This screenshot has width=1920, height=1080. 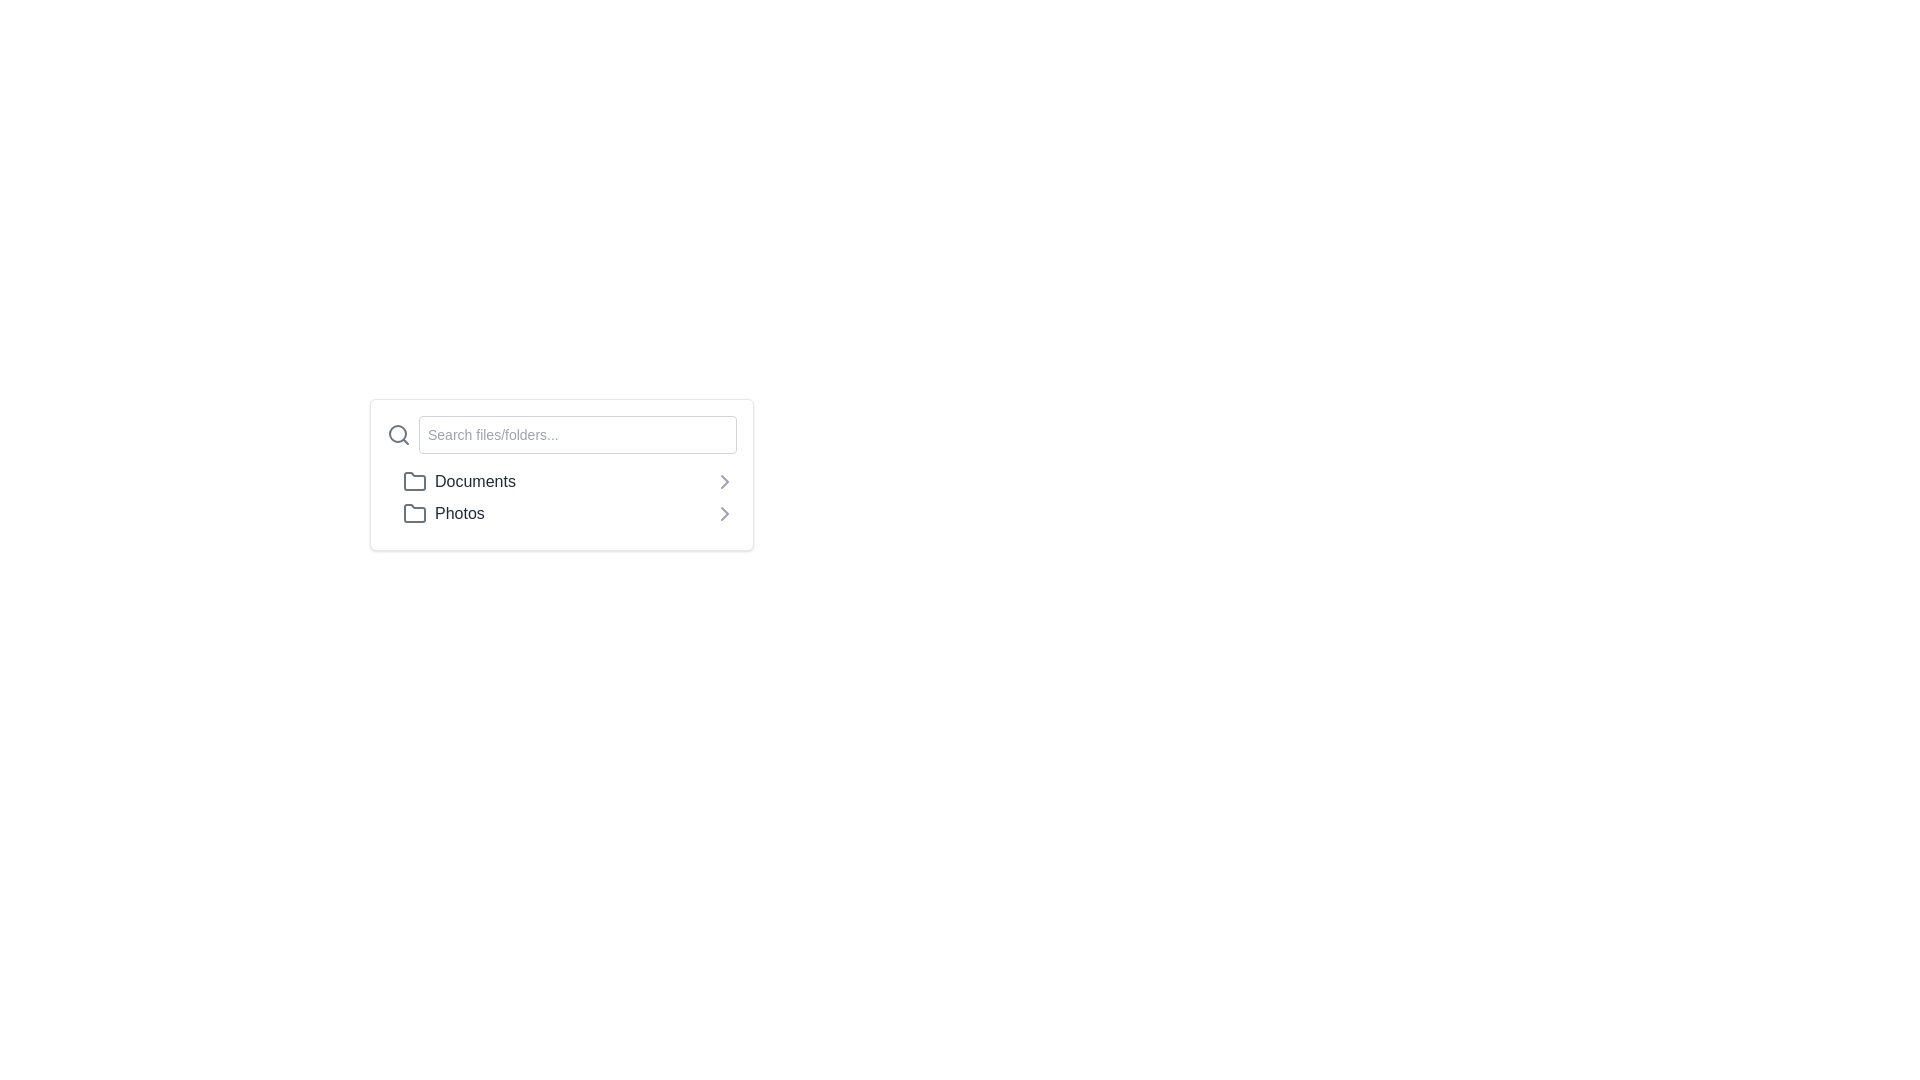 I want to click on the gray folder icon located to the left of the 'Photos' label, so click(x=413, y=512).